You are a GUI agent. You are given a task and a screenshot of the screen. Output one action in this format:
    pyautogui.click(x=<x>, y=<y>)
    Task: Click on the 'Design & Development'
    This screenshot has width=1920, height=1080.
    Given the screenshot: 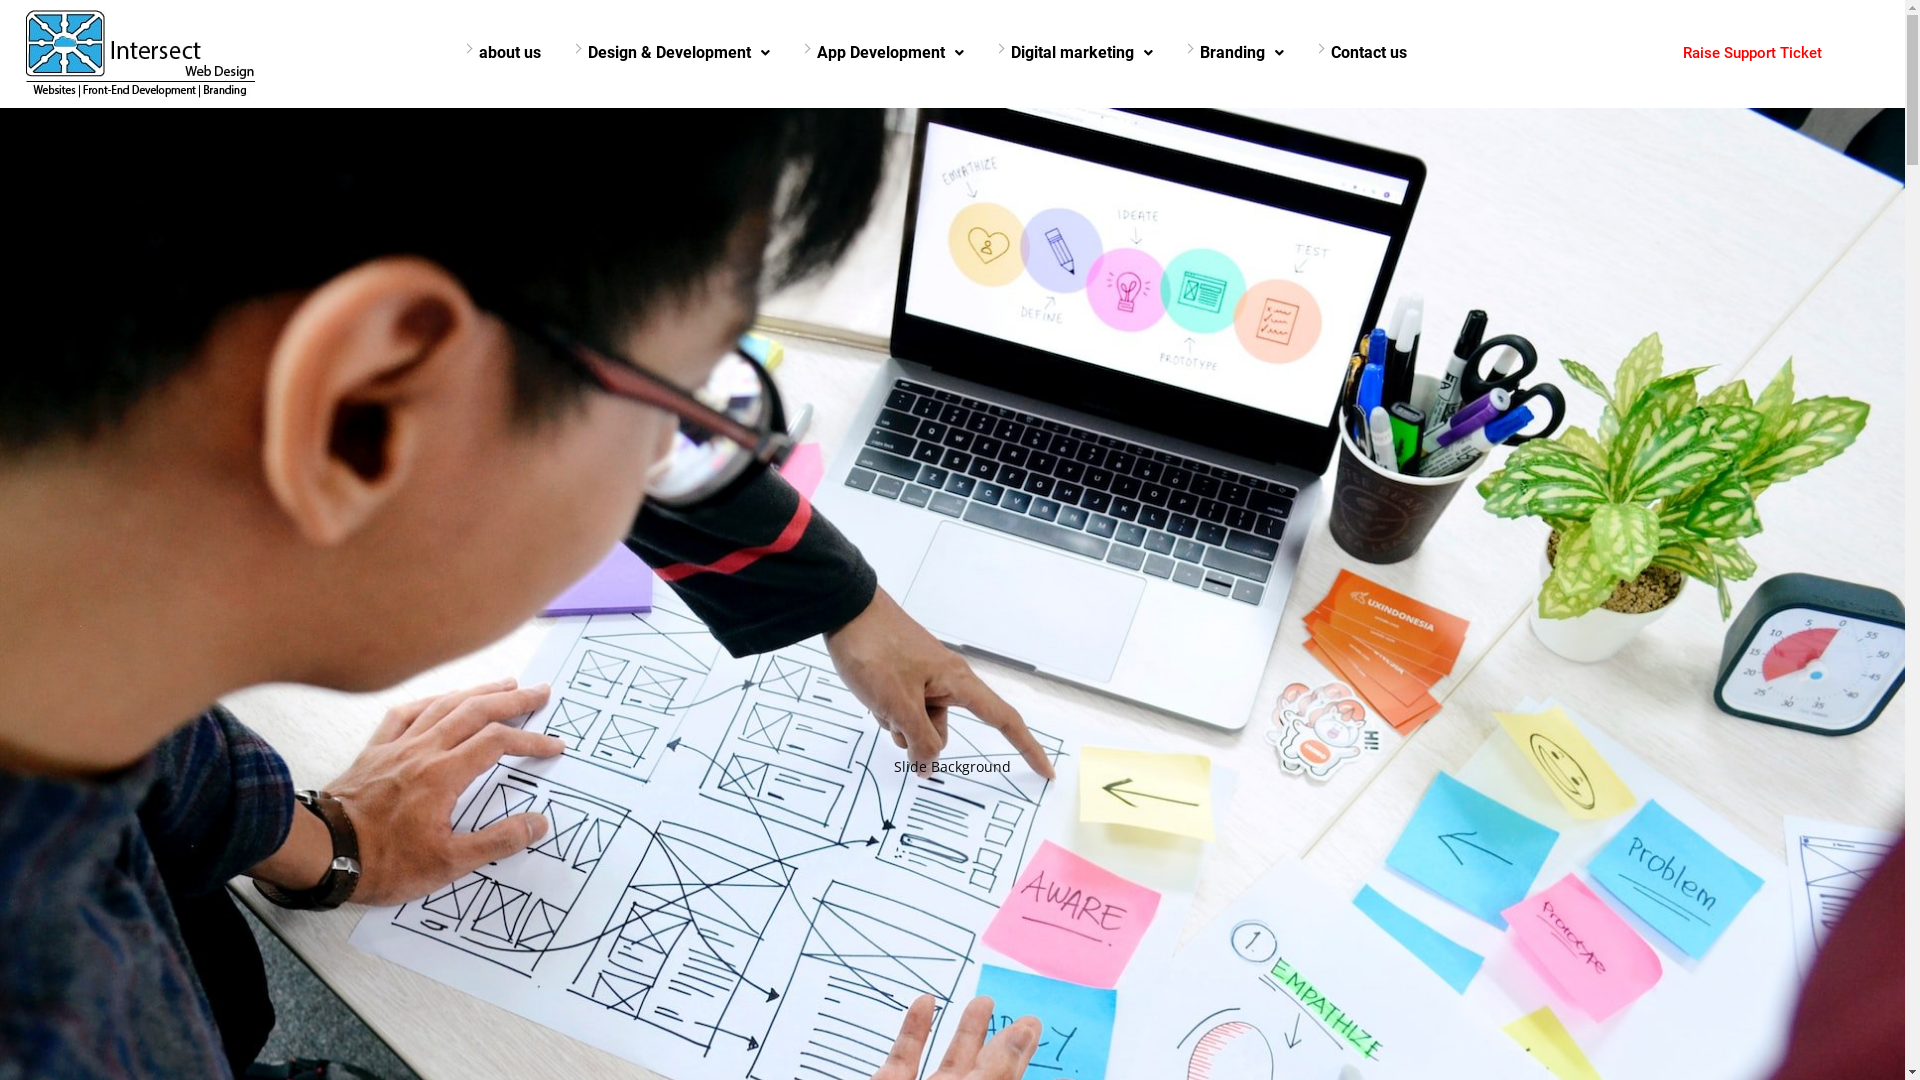 What is the action you would take?
    pyautogui.click(x=678, y=52)
    